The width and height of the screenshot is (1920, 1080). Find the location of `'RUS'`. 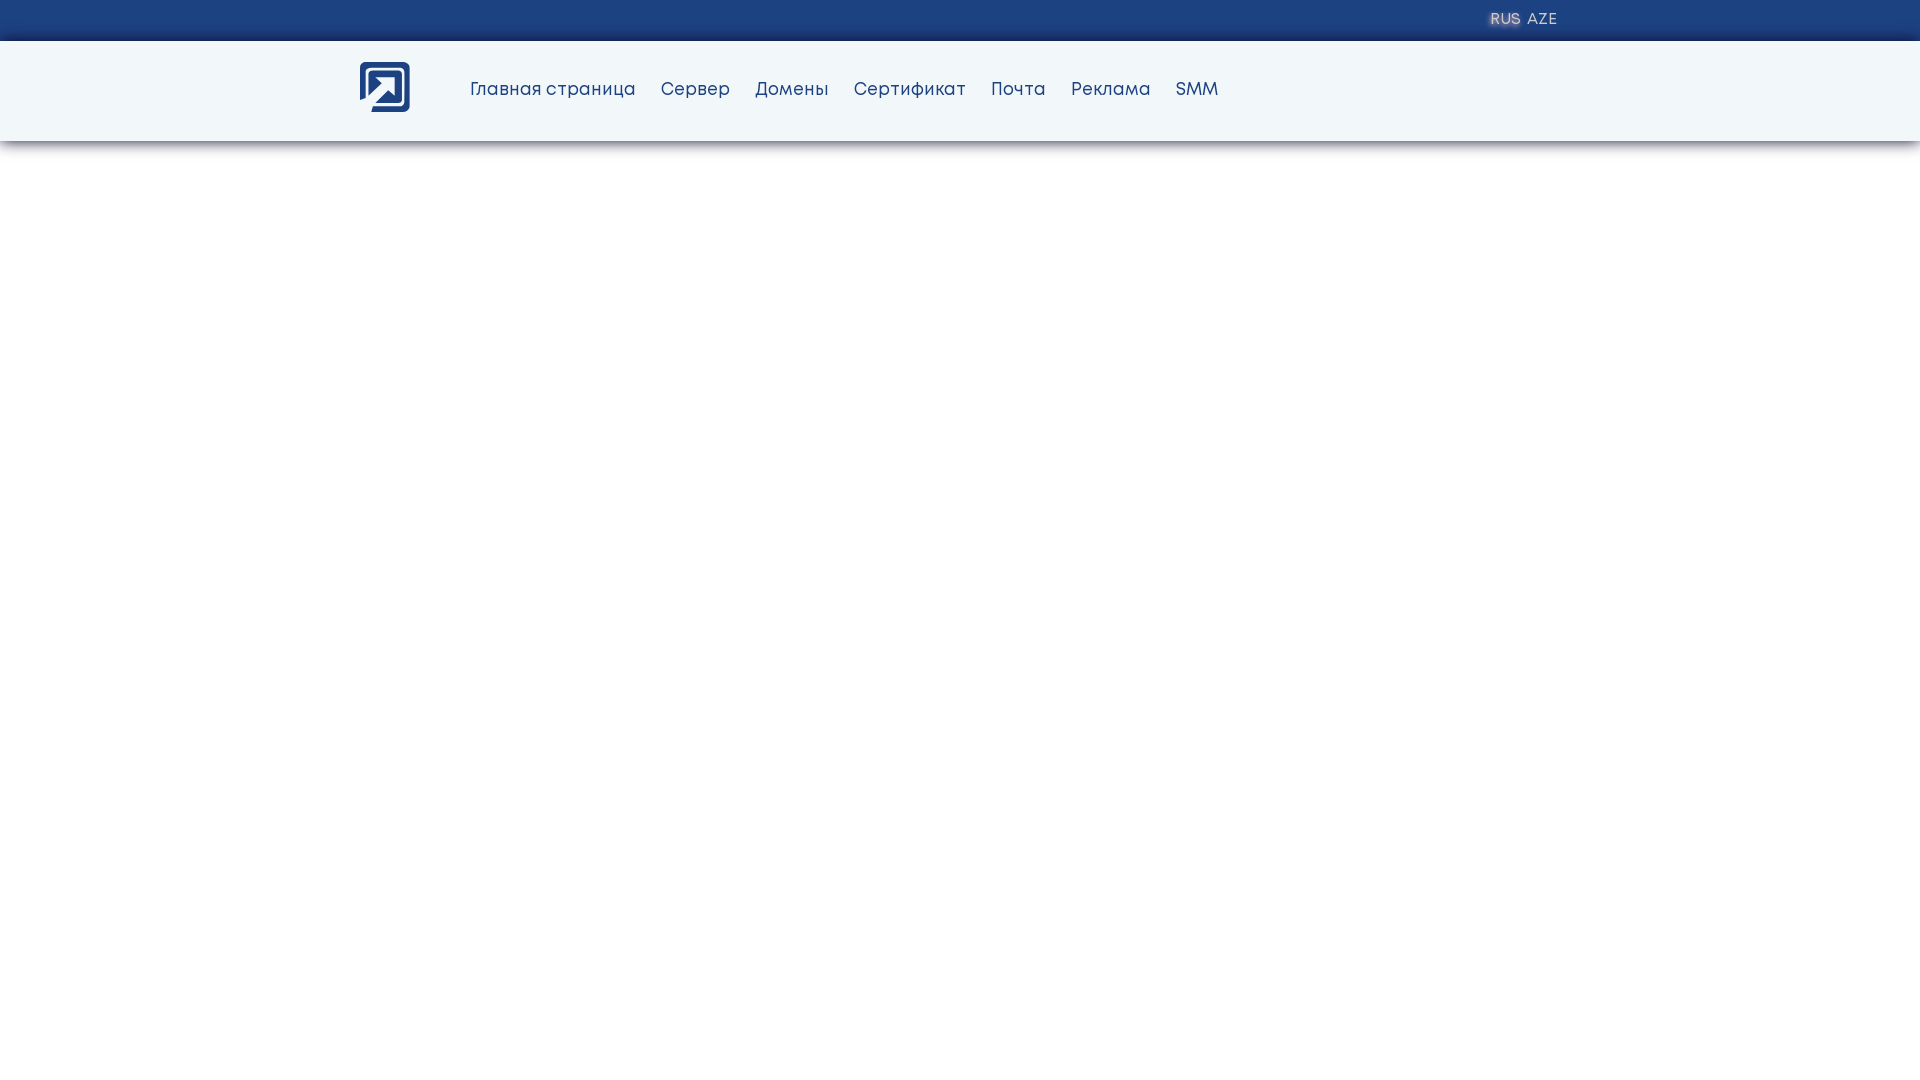

'RUS' is located at coordinates (1505, 19).